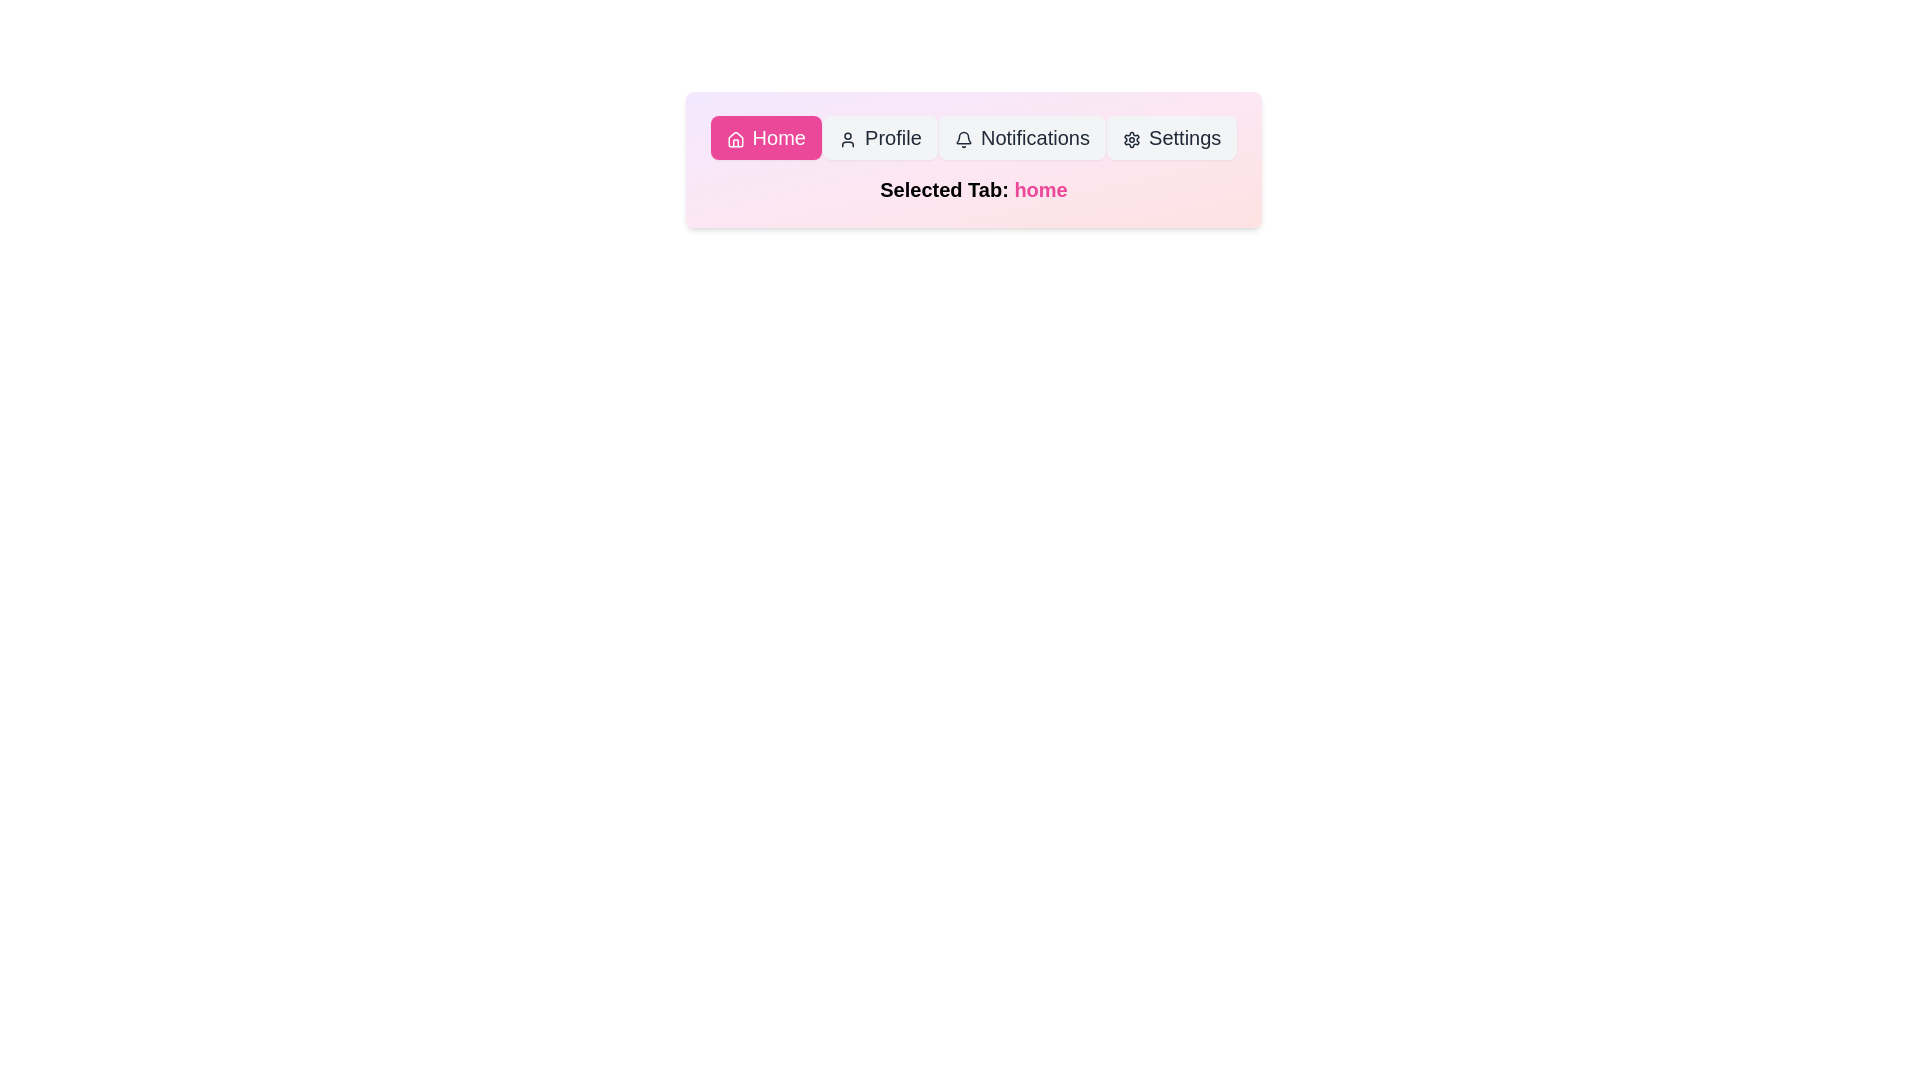 Image resolution: width=1920 pixels, height=1080 pixels. I want to click on the navigation buttons in the composite UI element with a gradient background, so click(974, 158).